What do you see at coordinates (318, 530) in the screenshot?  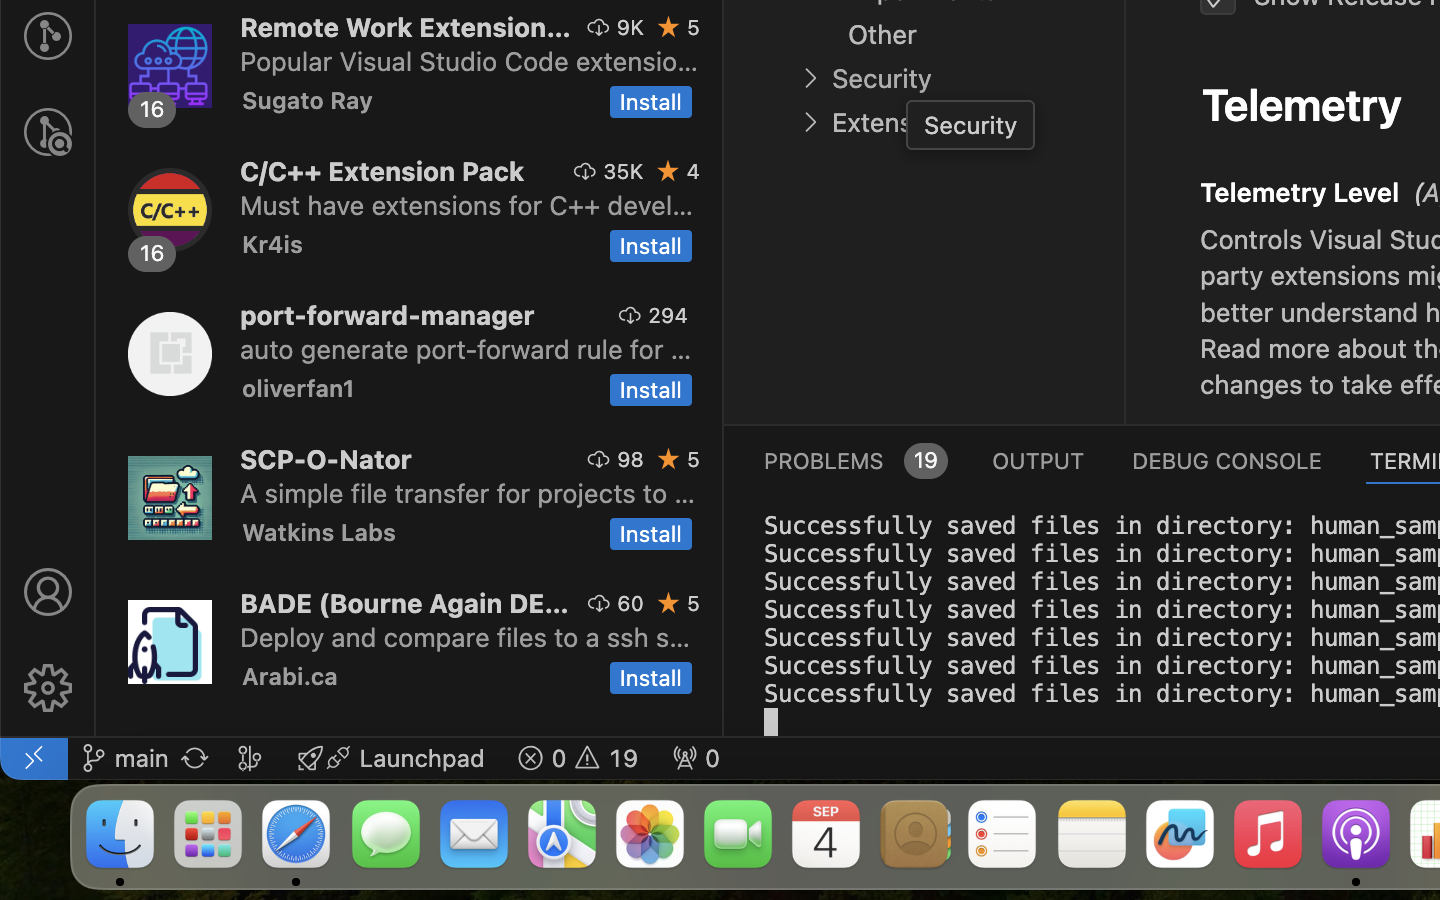 I see `'Watkins Labs'` at bounding box center [318, 530].